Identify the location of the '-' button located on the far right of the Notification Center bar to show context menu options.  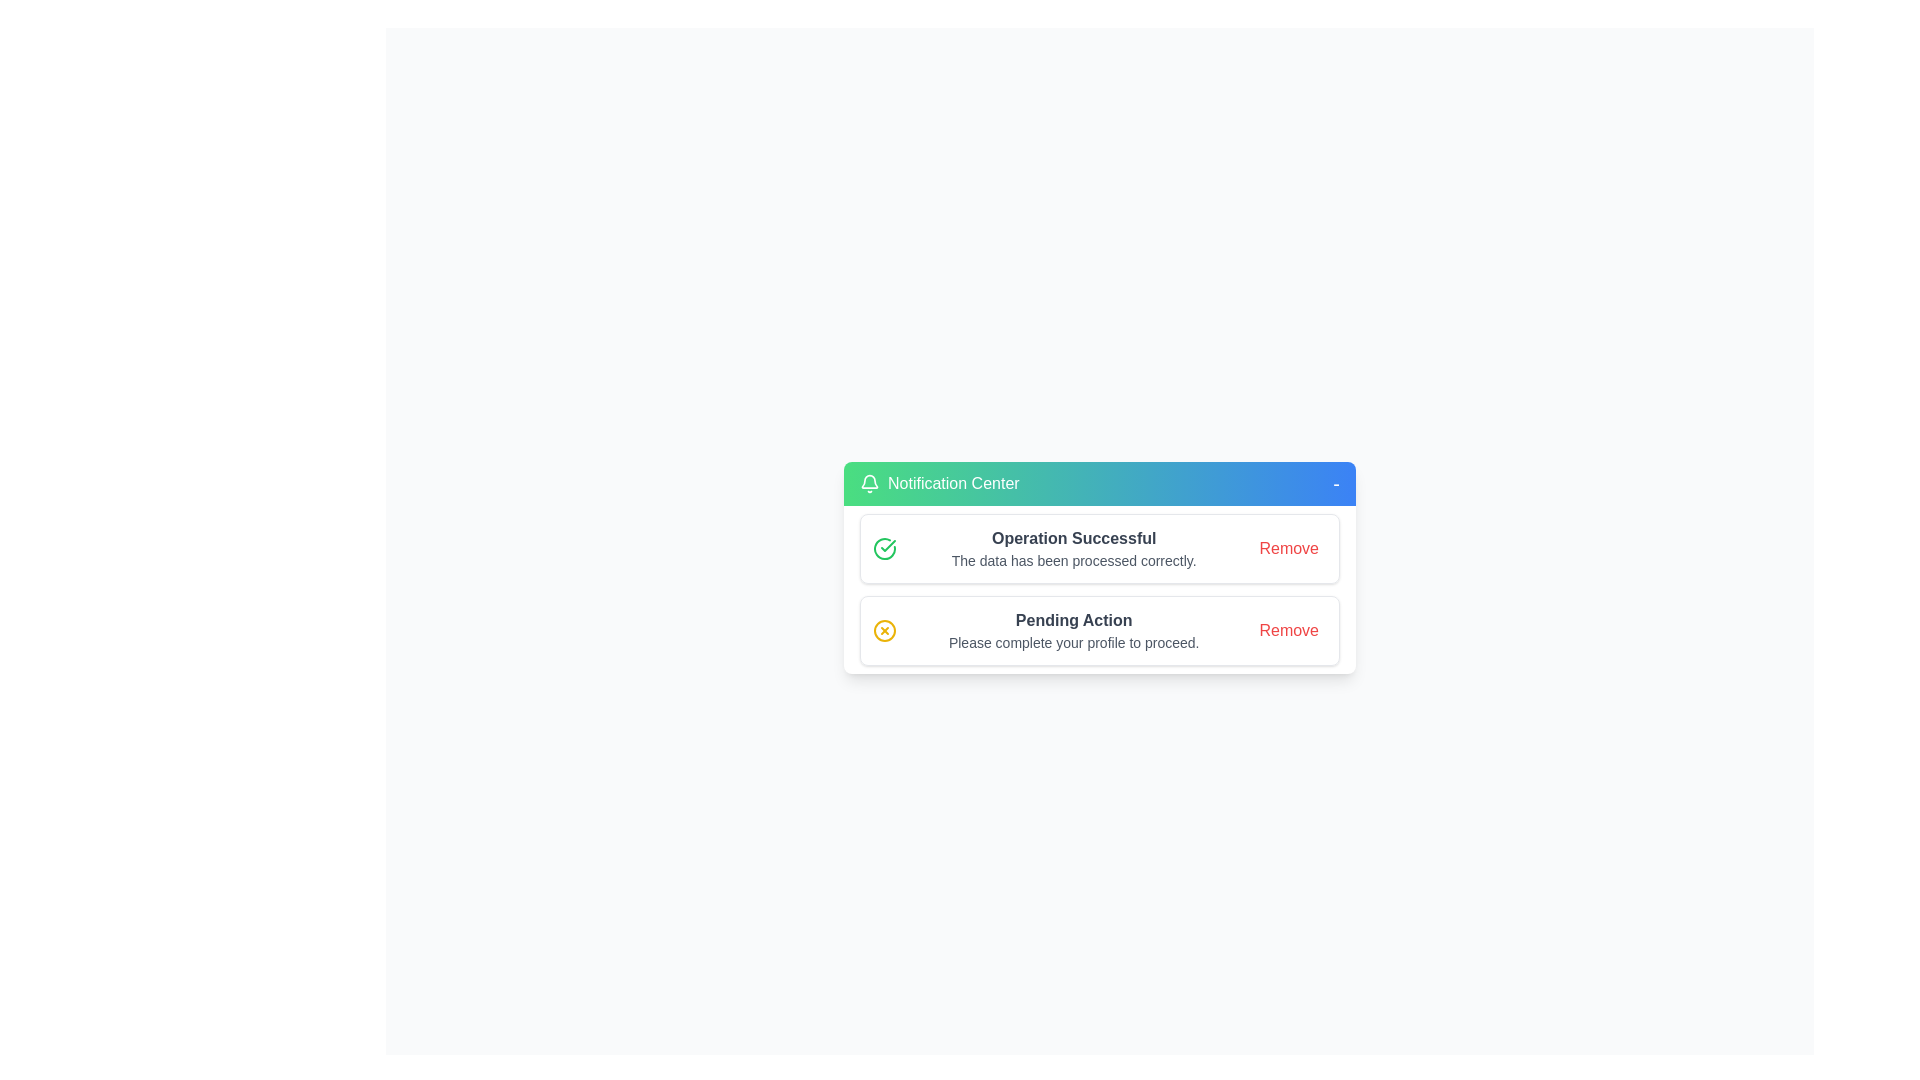
(1335, 483).